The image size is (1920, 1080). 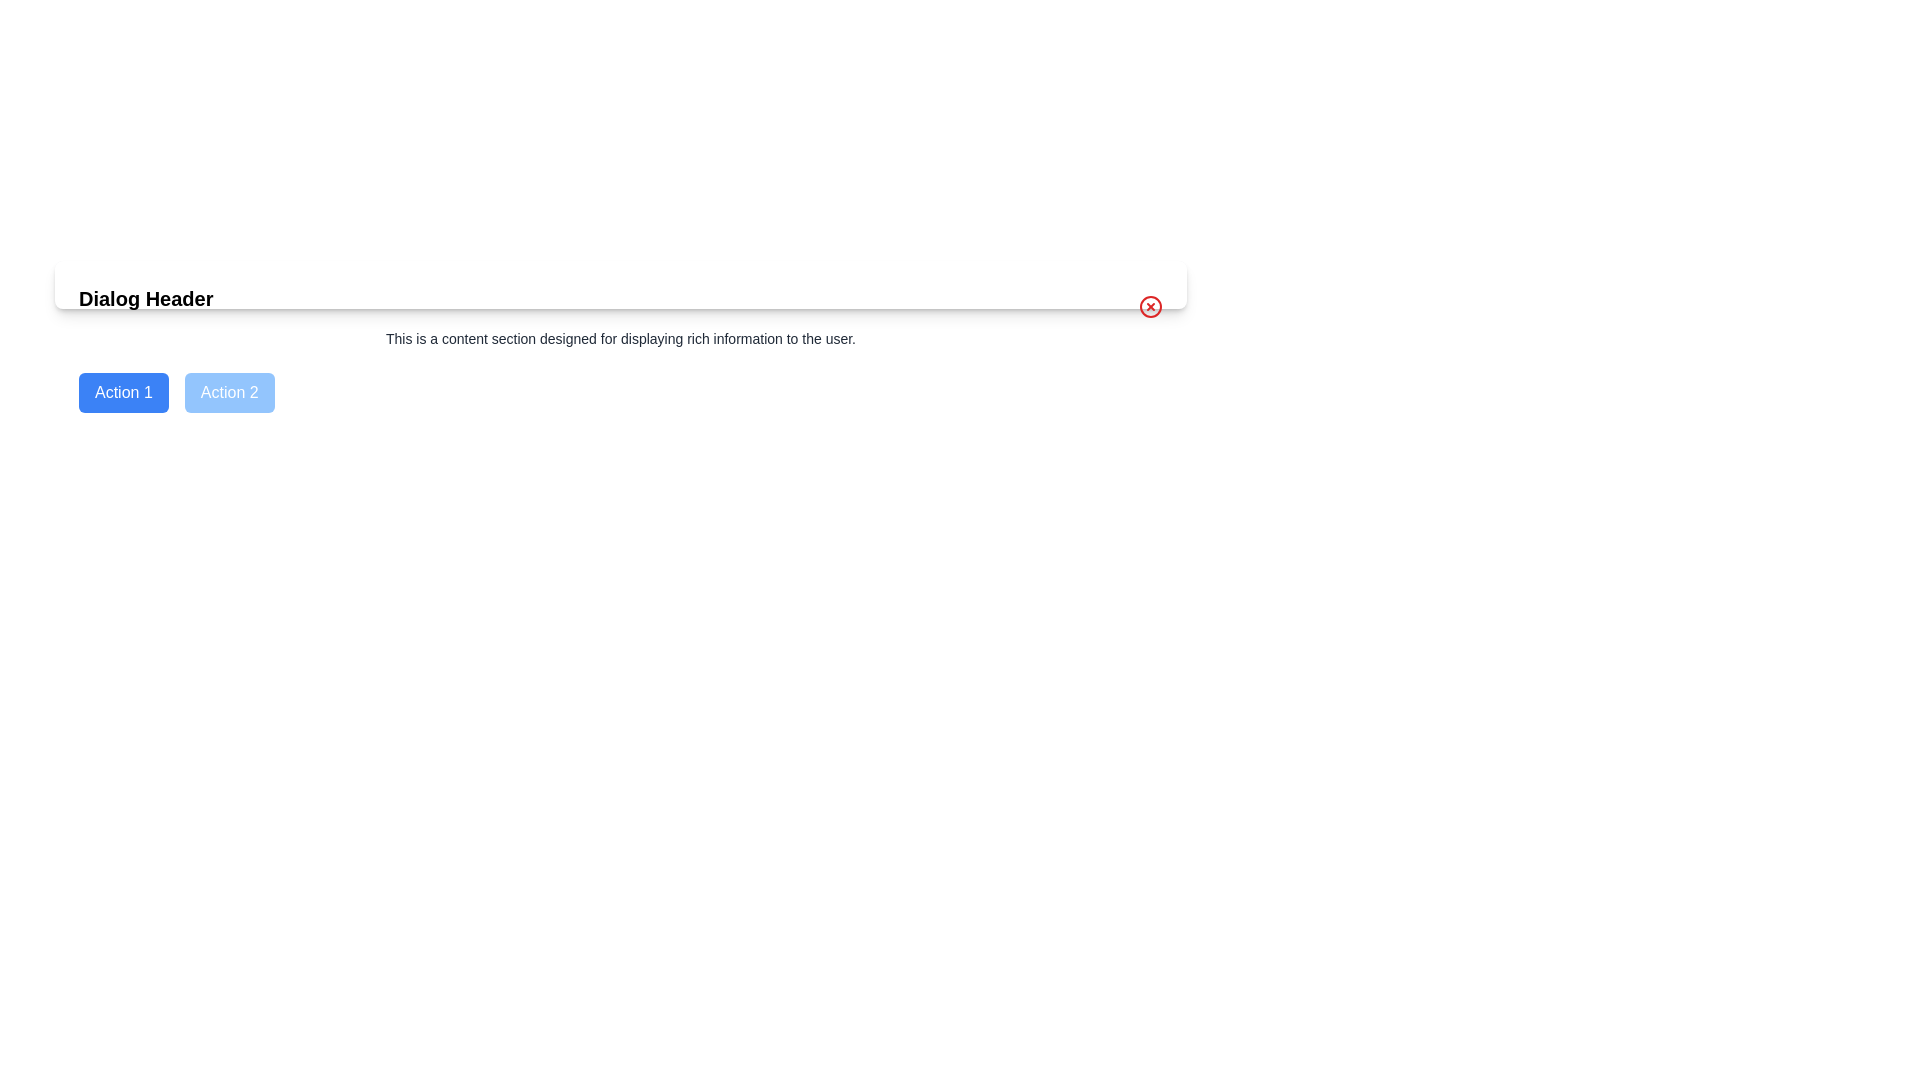 What do you see at coordinates (1151, 307) in the screenshot?
I see `the close button located in the top-right corner of the dialog header section, which features an 'X' icon within a circular SVG graphical component` at bounding box center [1151, 307].